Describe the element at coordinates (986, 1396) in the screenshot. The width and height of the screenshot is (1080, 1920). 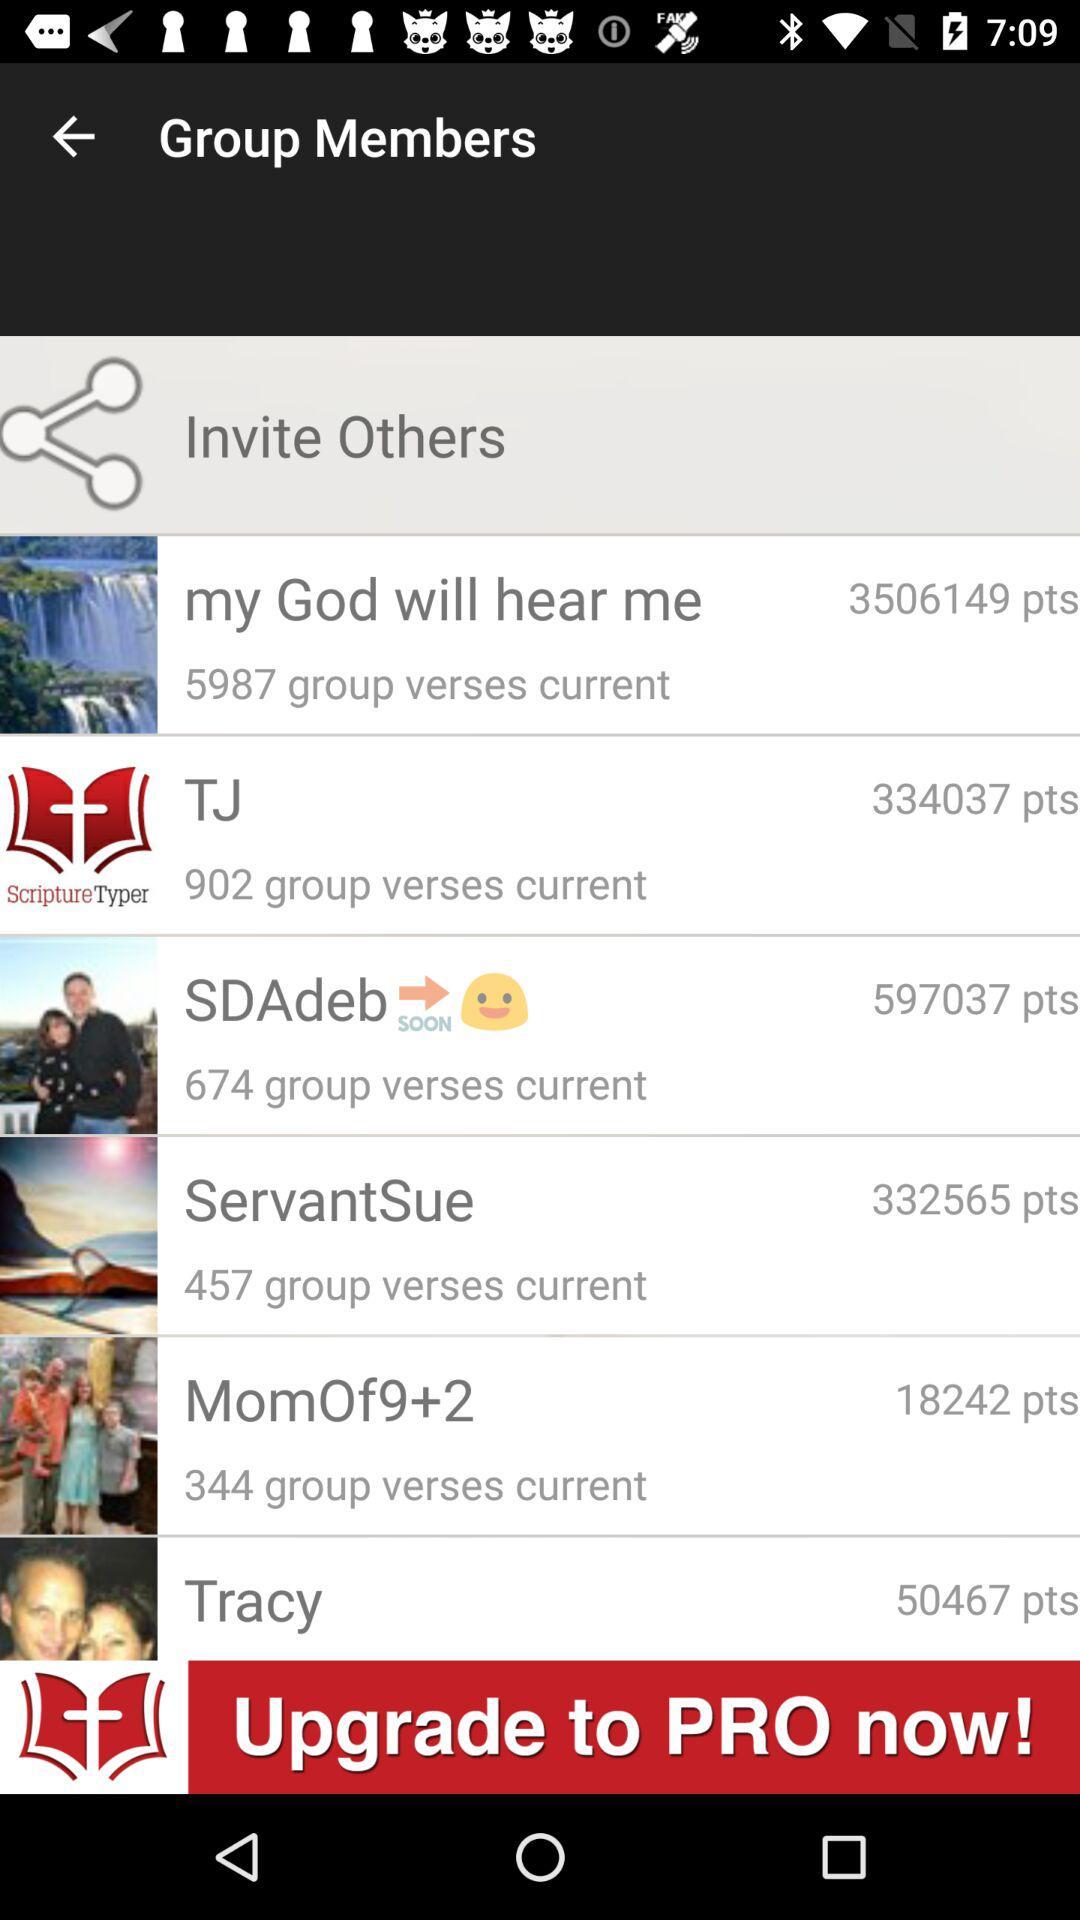
I see `item next to the momof9+2 app` at that location.